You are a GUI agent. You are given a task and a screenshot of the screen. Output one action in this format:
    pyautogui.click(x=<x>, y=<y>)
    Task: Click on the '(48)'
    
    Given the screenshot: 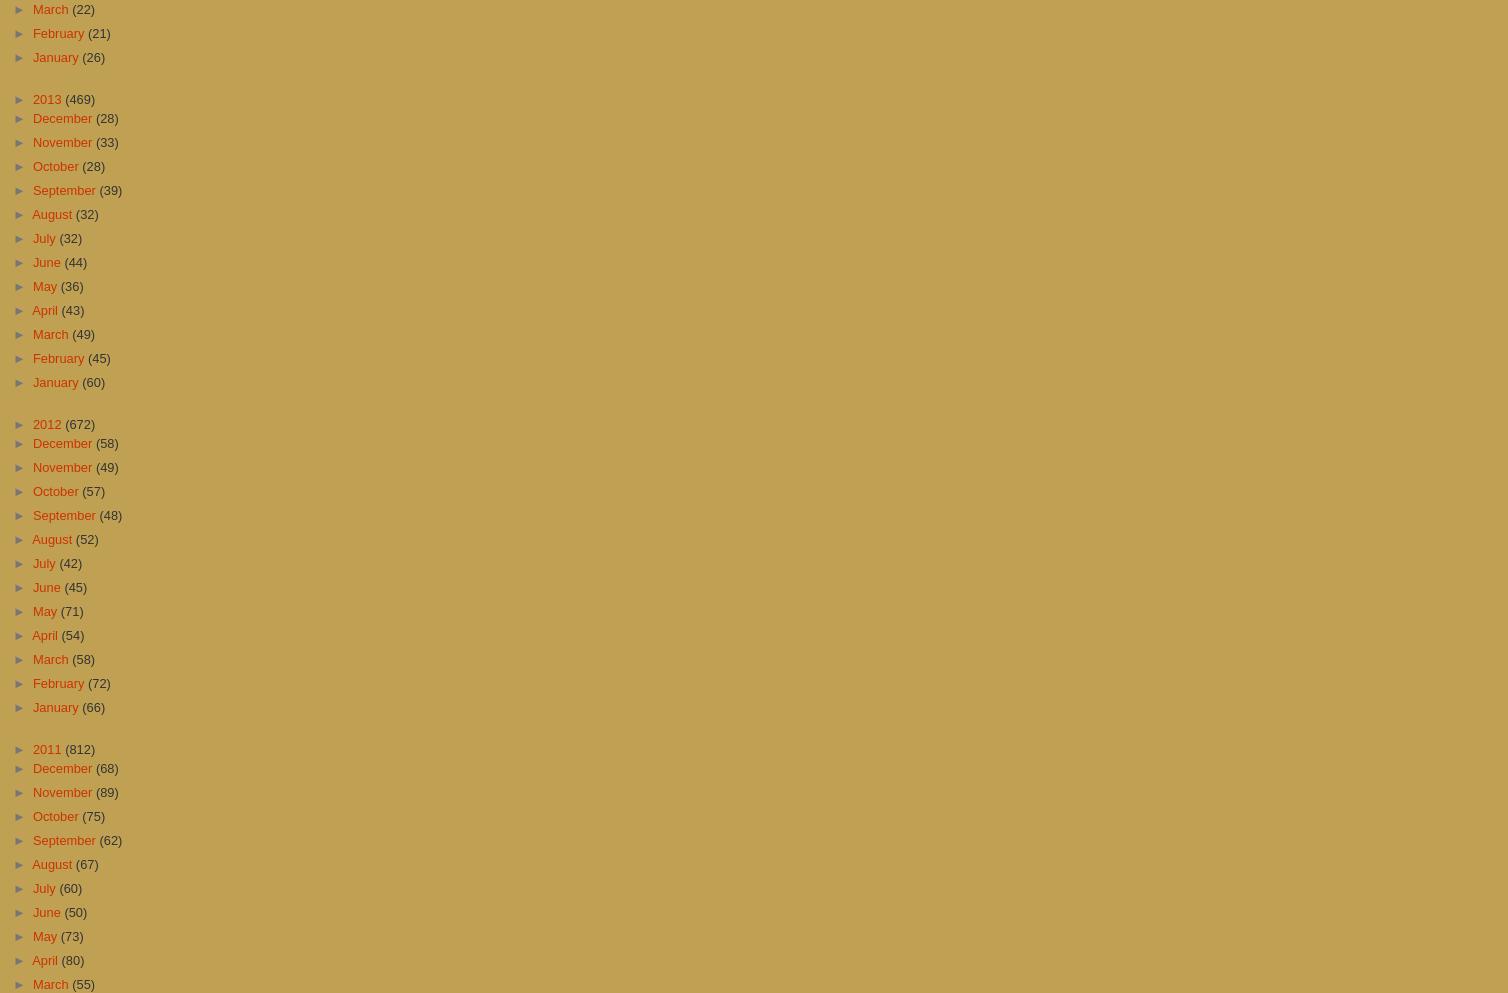 What is the action you would take?
    pyautogui.click(x=98, y=515)
    